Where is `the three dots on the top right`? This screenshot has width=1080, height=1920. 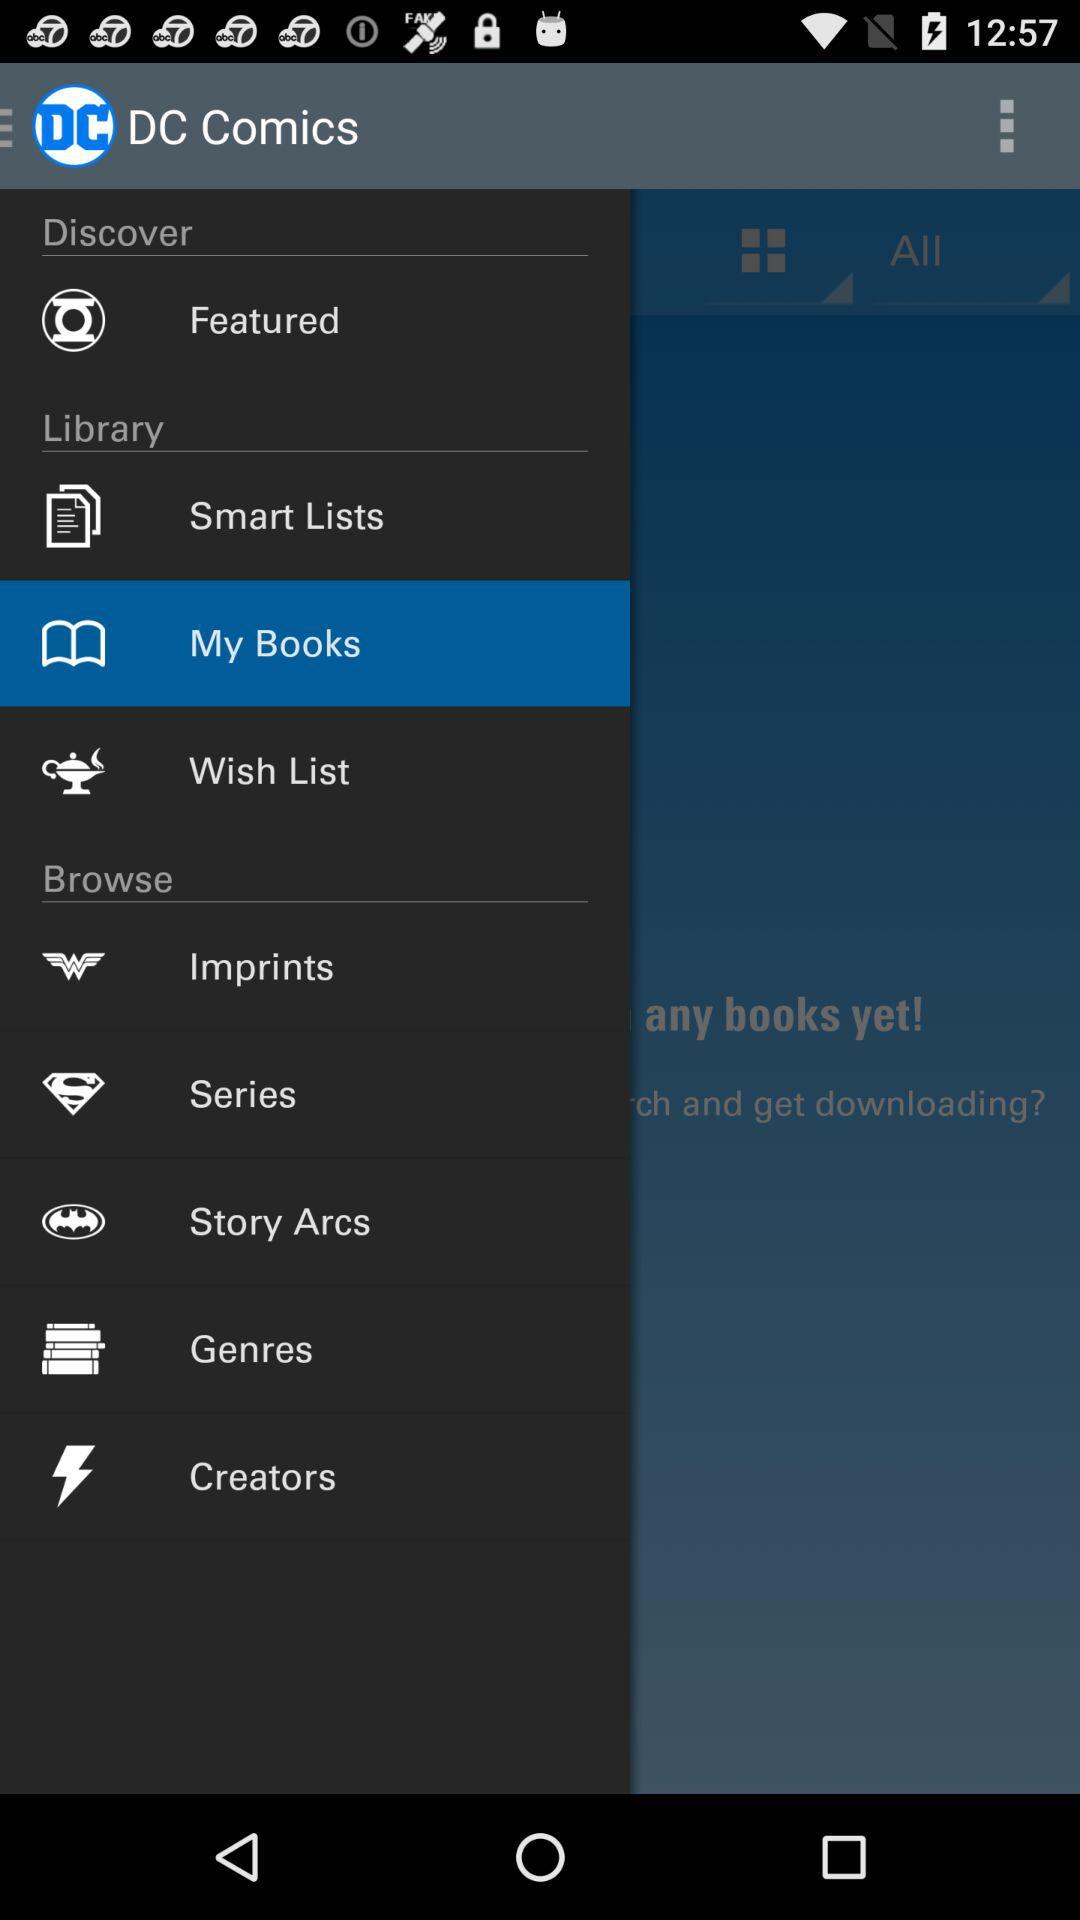
the three dots on the top right is located at coordinates (1006, 124).